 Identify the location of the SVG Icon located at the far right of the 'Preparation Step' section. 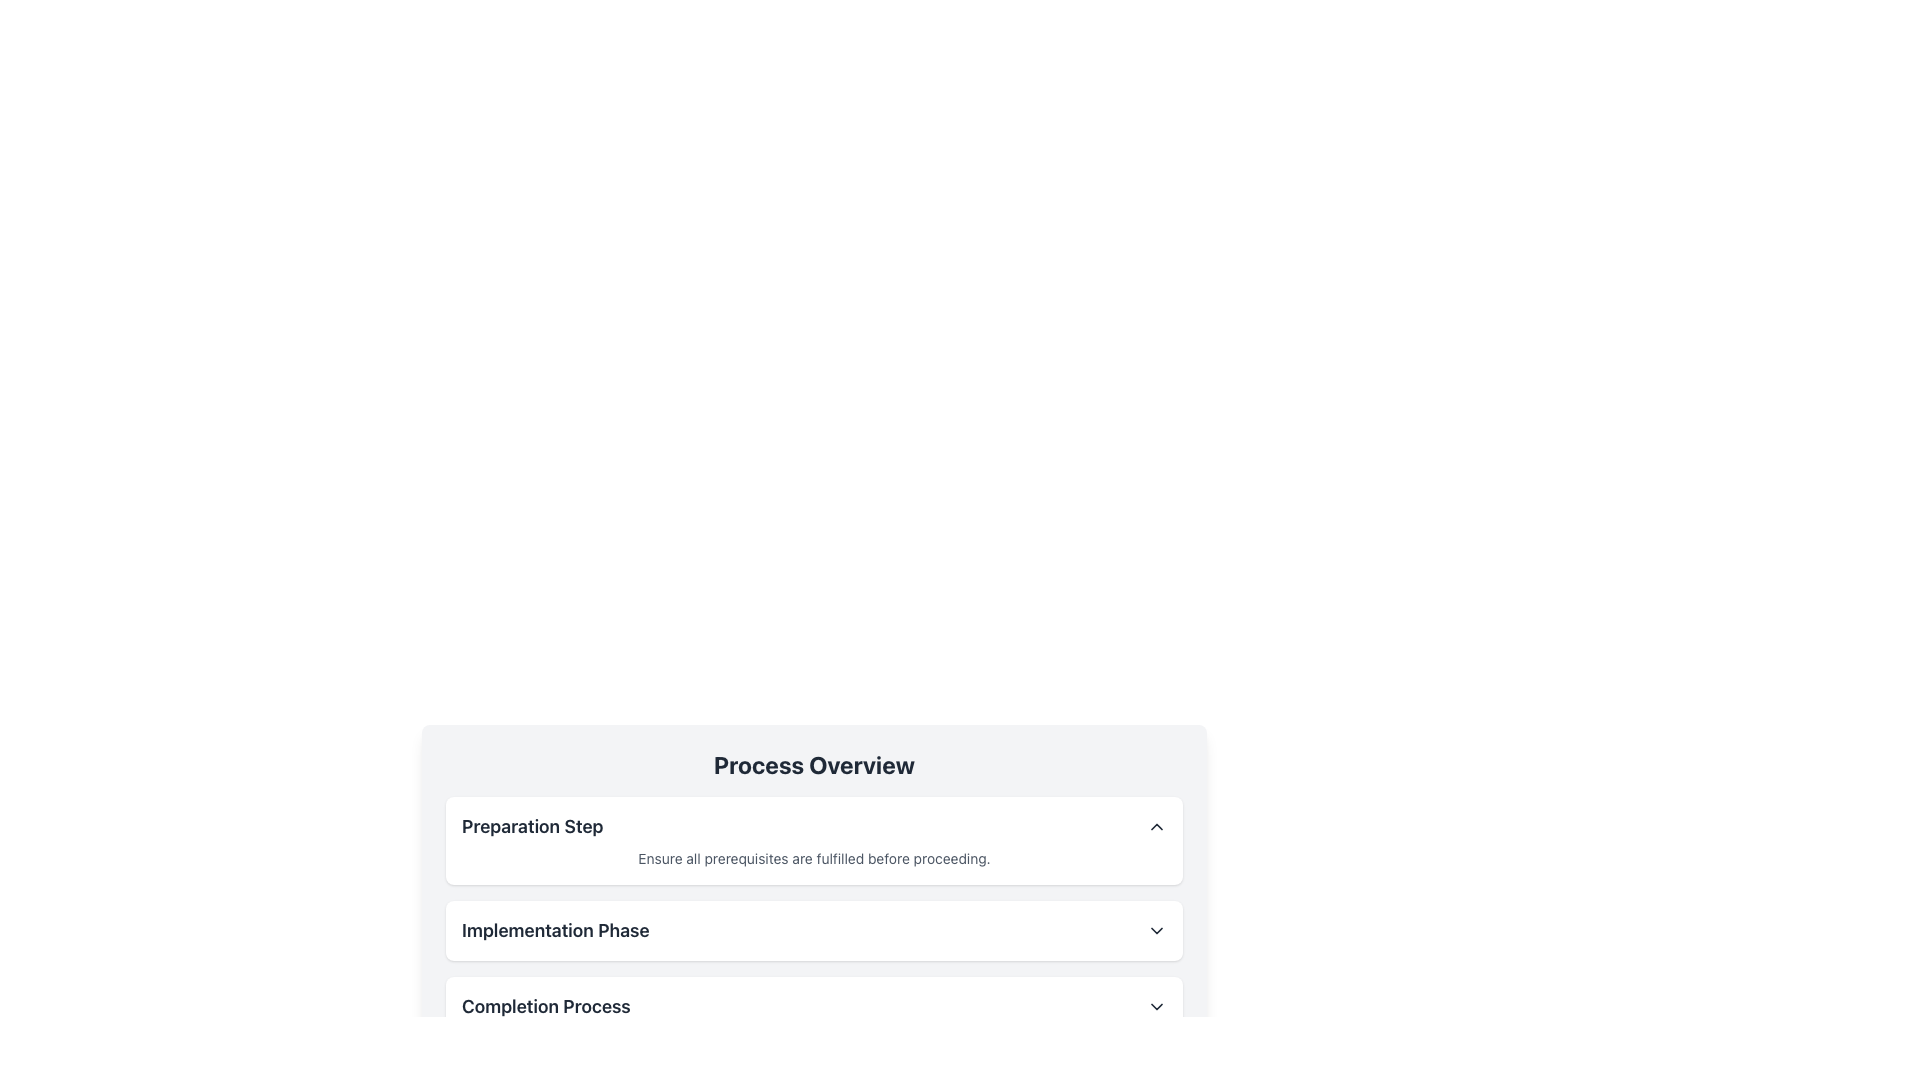
(1156, 826).